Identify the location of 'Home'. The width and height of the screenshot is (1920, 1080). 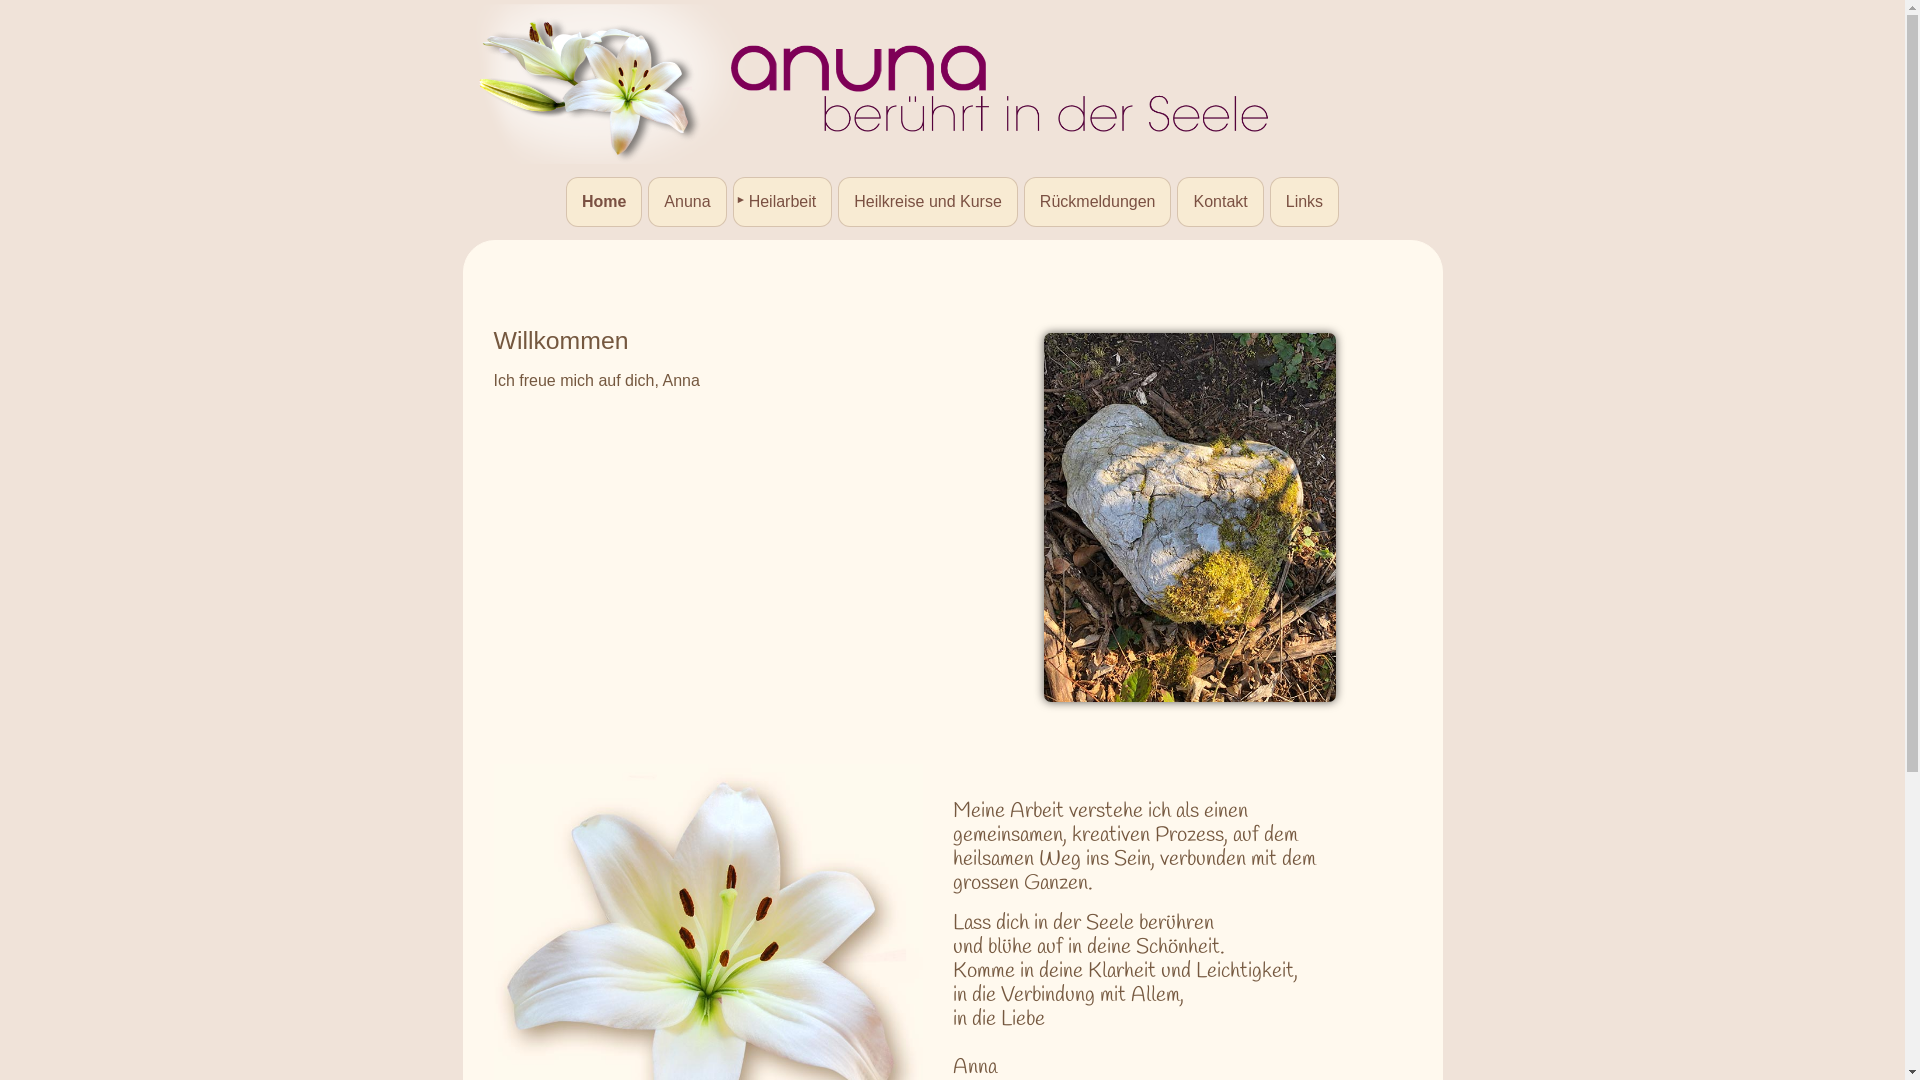
(603, 201).